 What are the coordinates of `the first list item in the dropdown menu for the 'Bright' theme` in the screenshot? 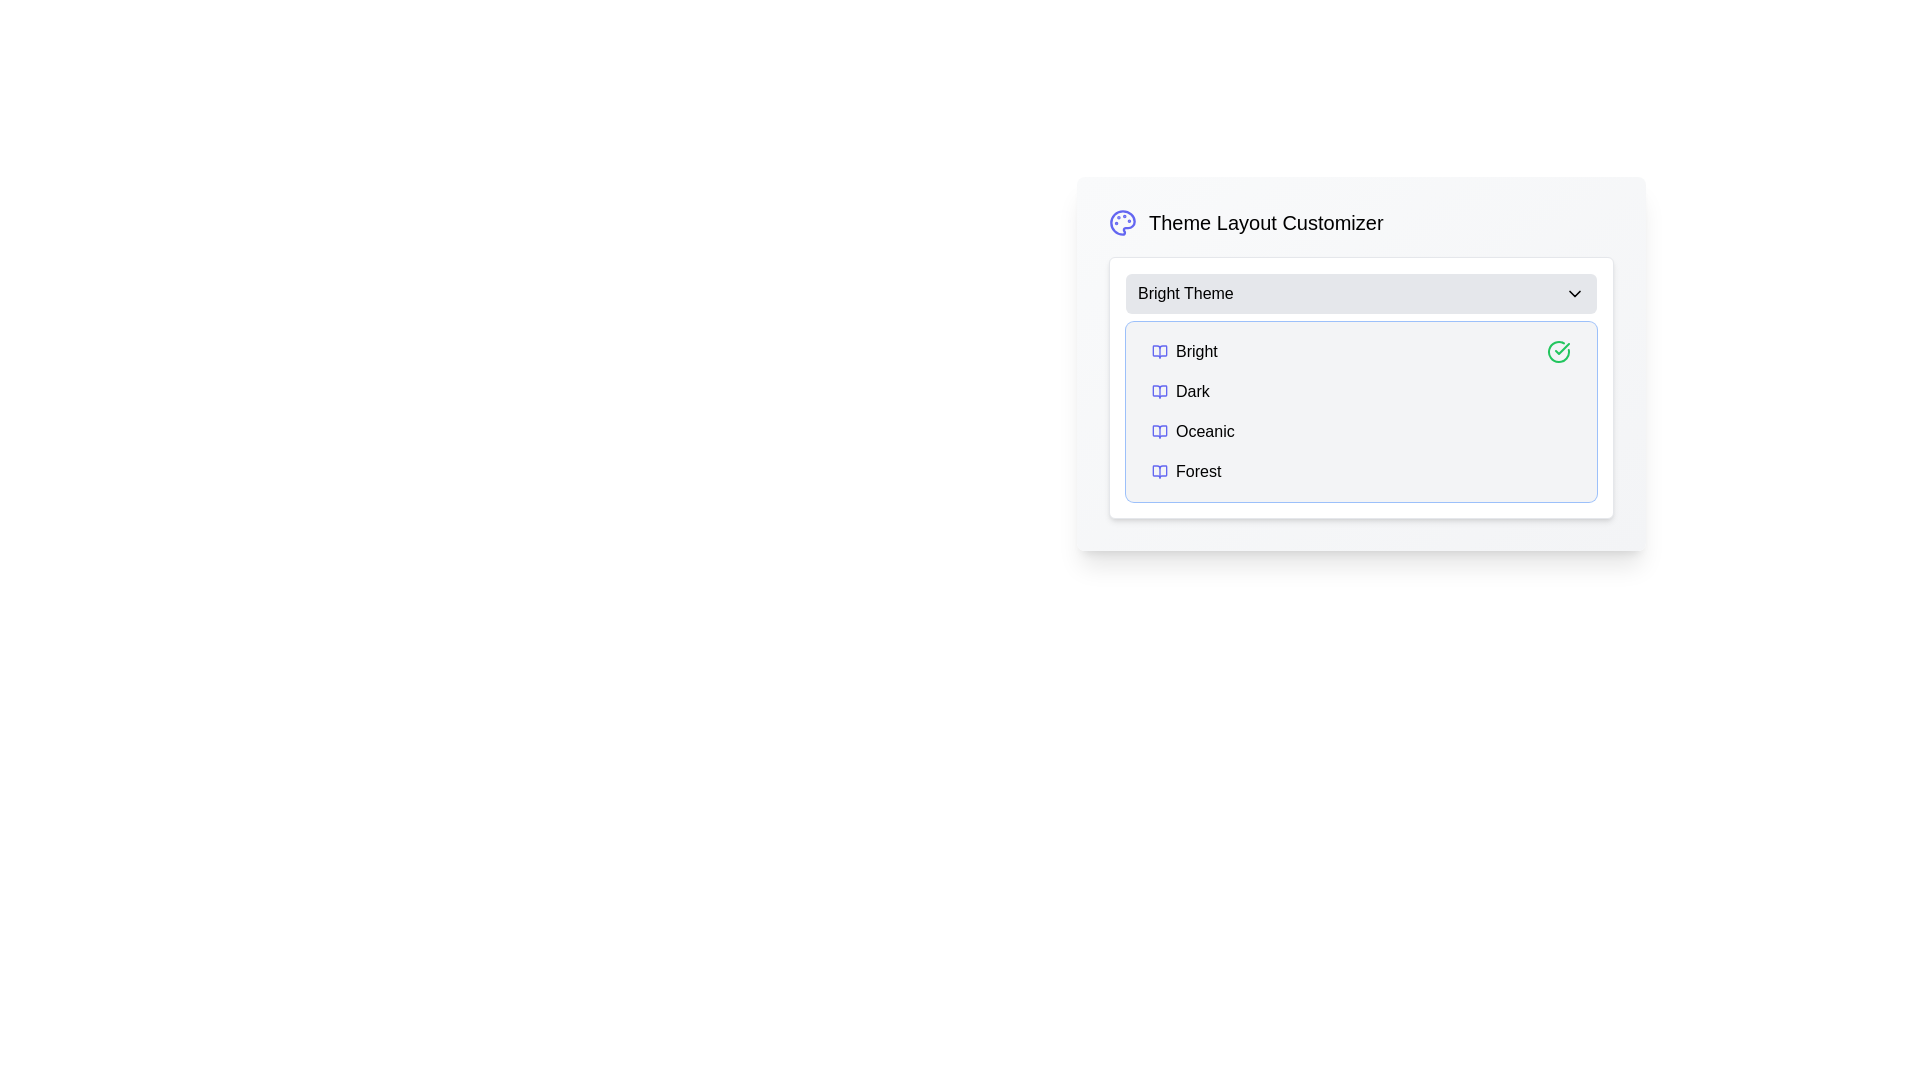 It's located at (1360, 350).